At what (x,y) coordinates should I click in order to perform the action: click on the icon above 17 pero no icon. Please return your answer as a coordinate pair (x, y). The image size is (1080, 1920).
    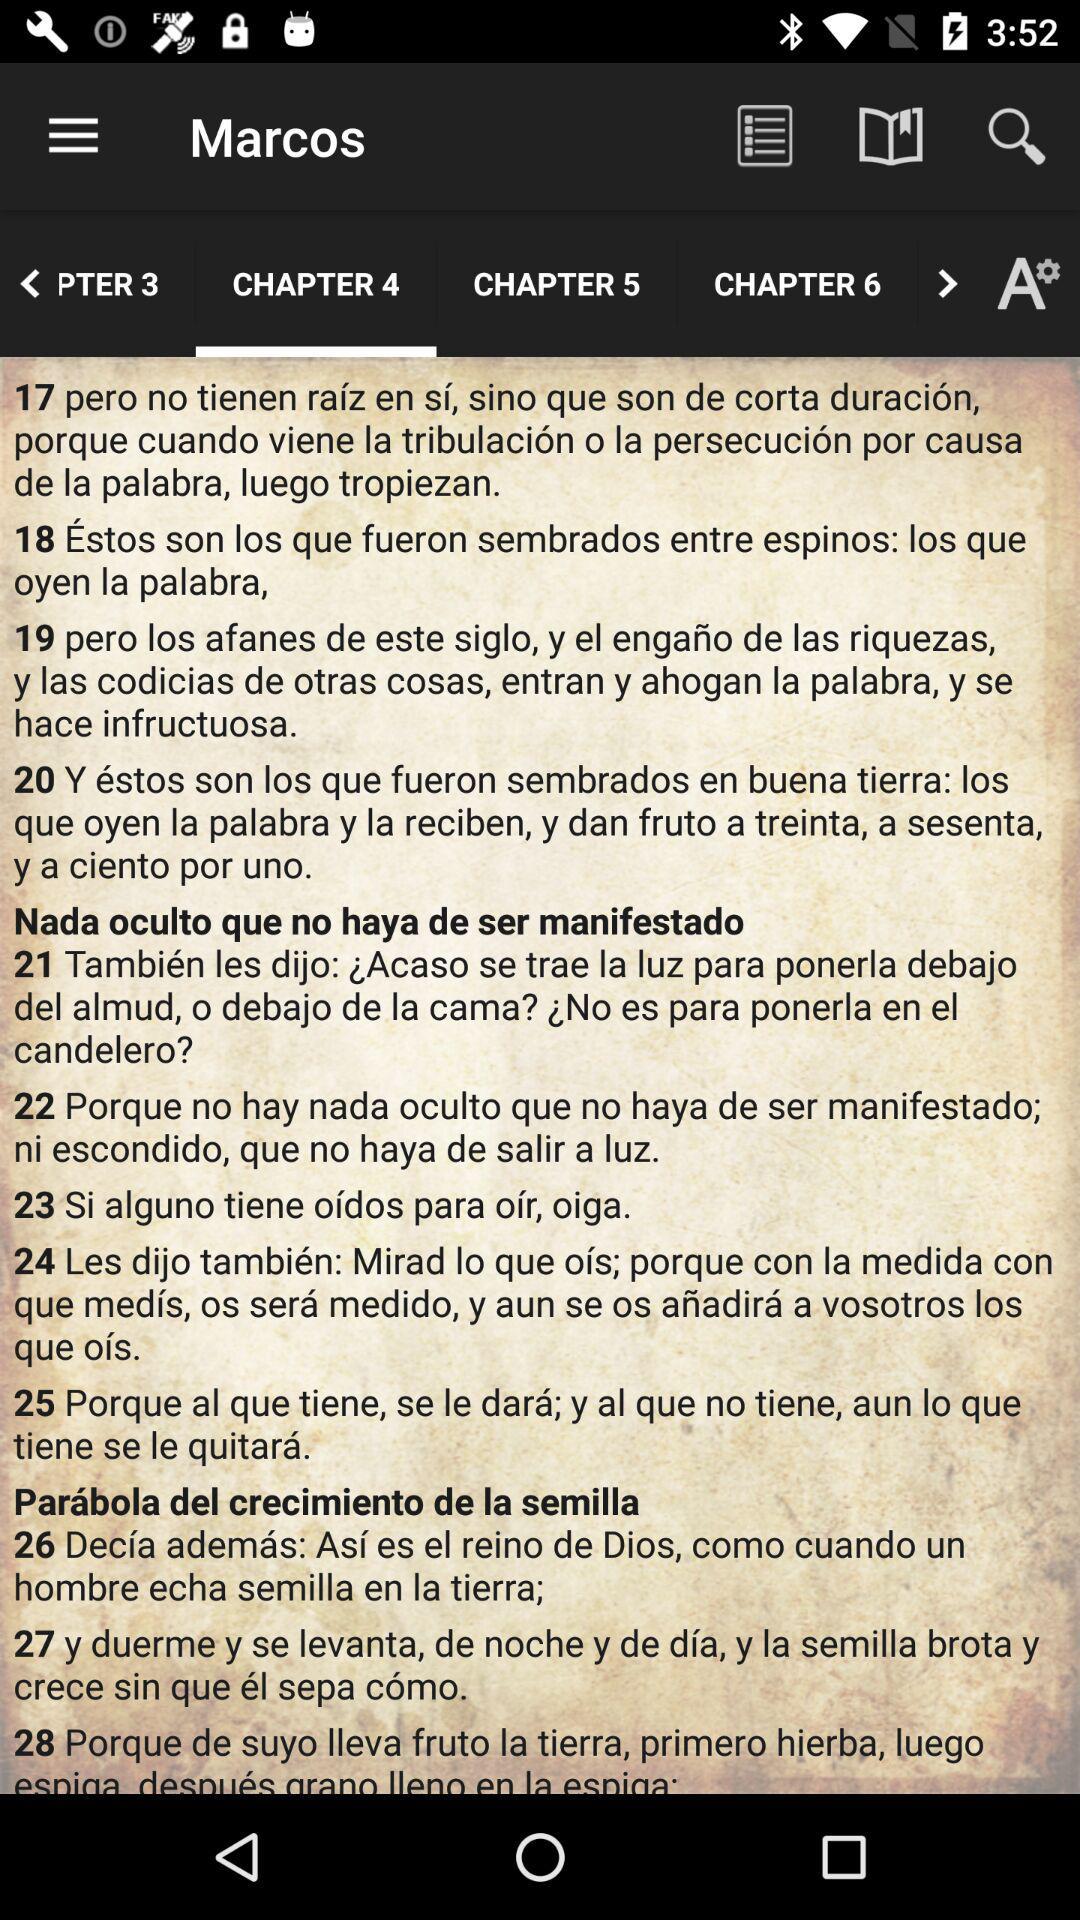
    Looking at the image, I should click on (796, 282).